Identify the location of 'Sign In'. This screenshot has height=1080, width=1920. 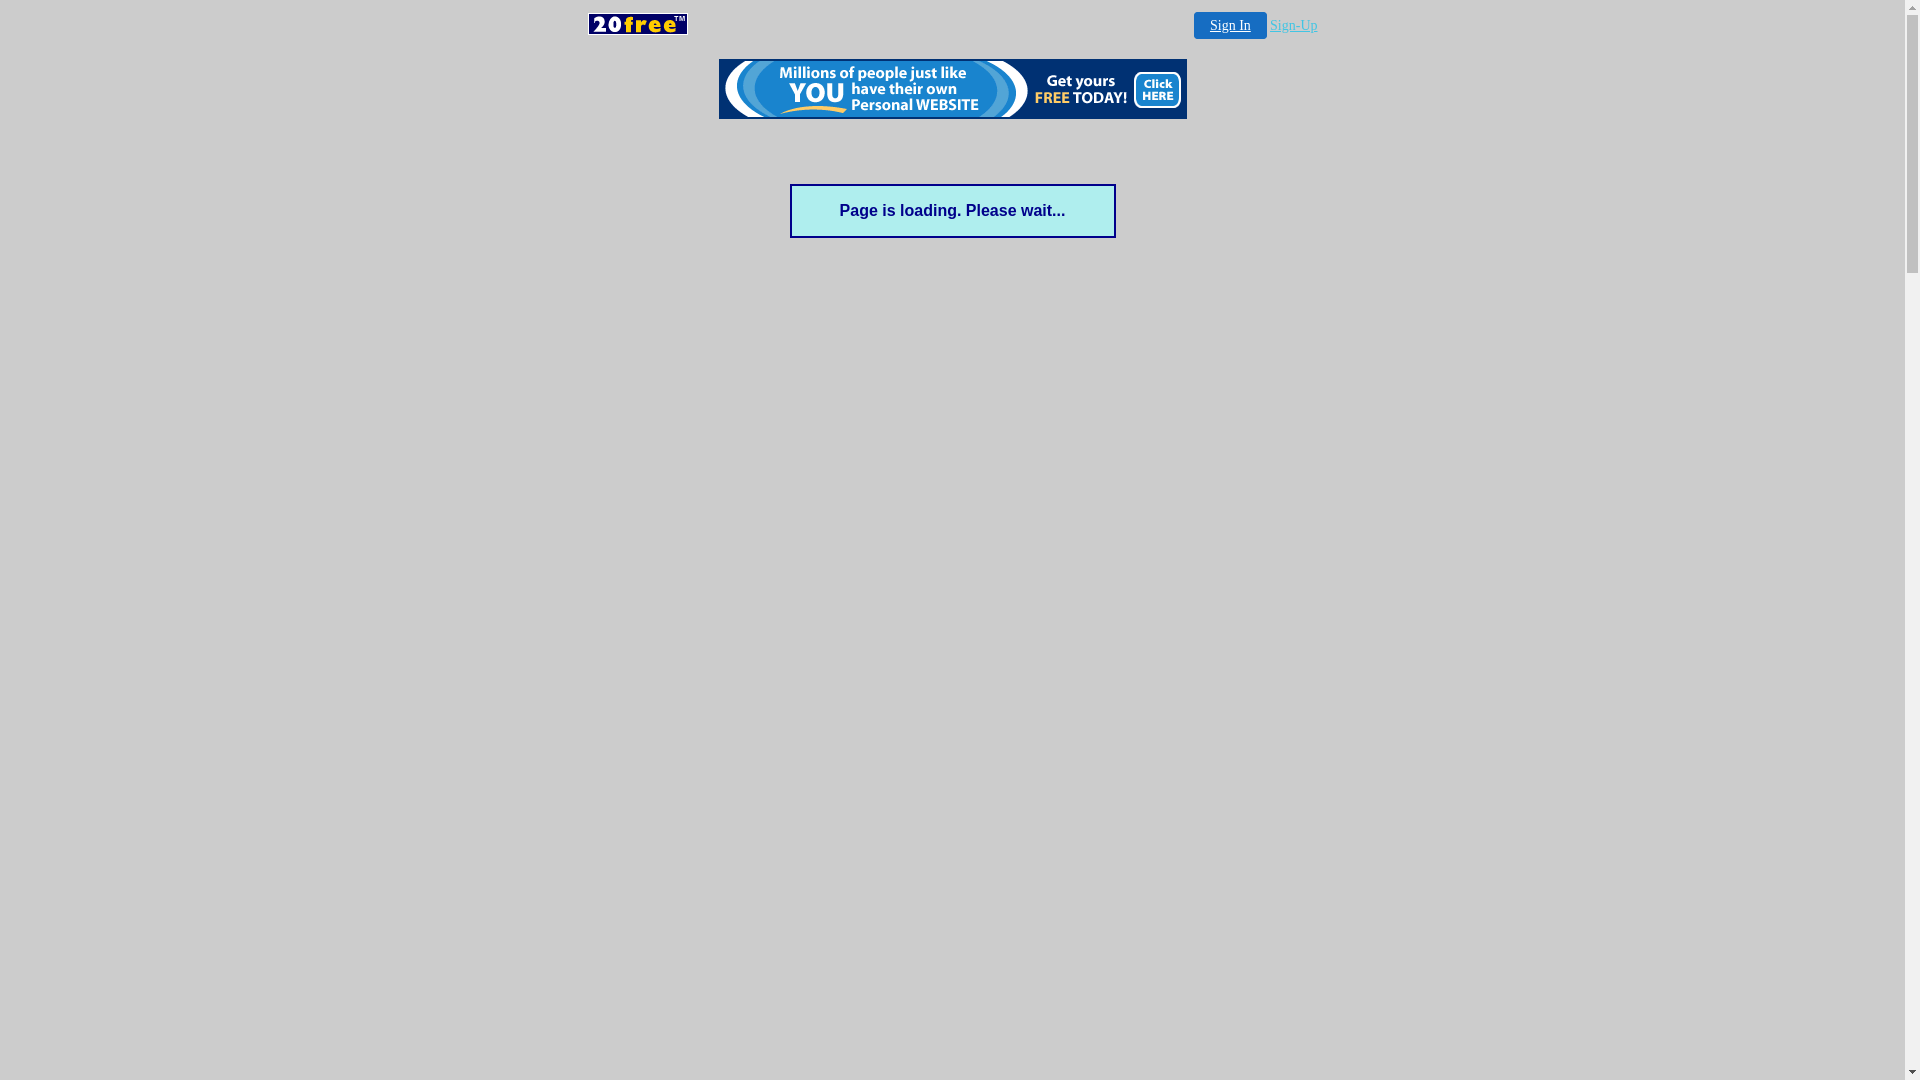
(1194, 25).